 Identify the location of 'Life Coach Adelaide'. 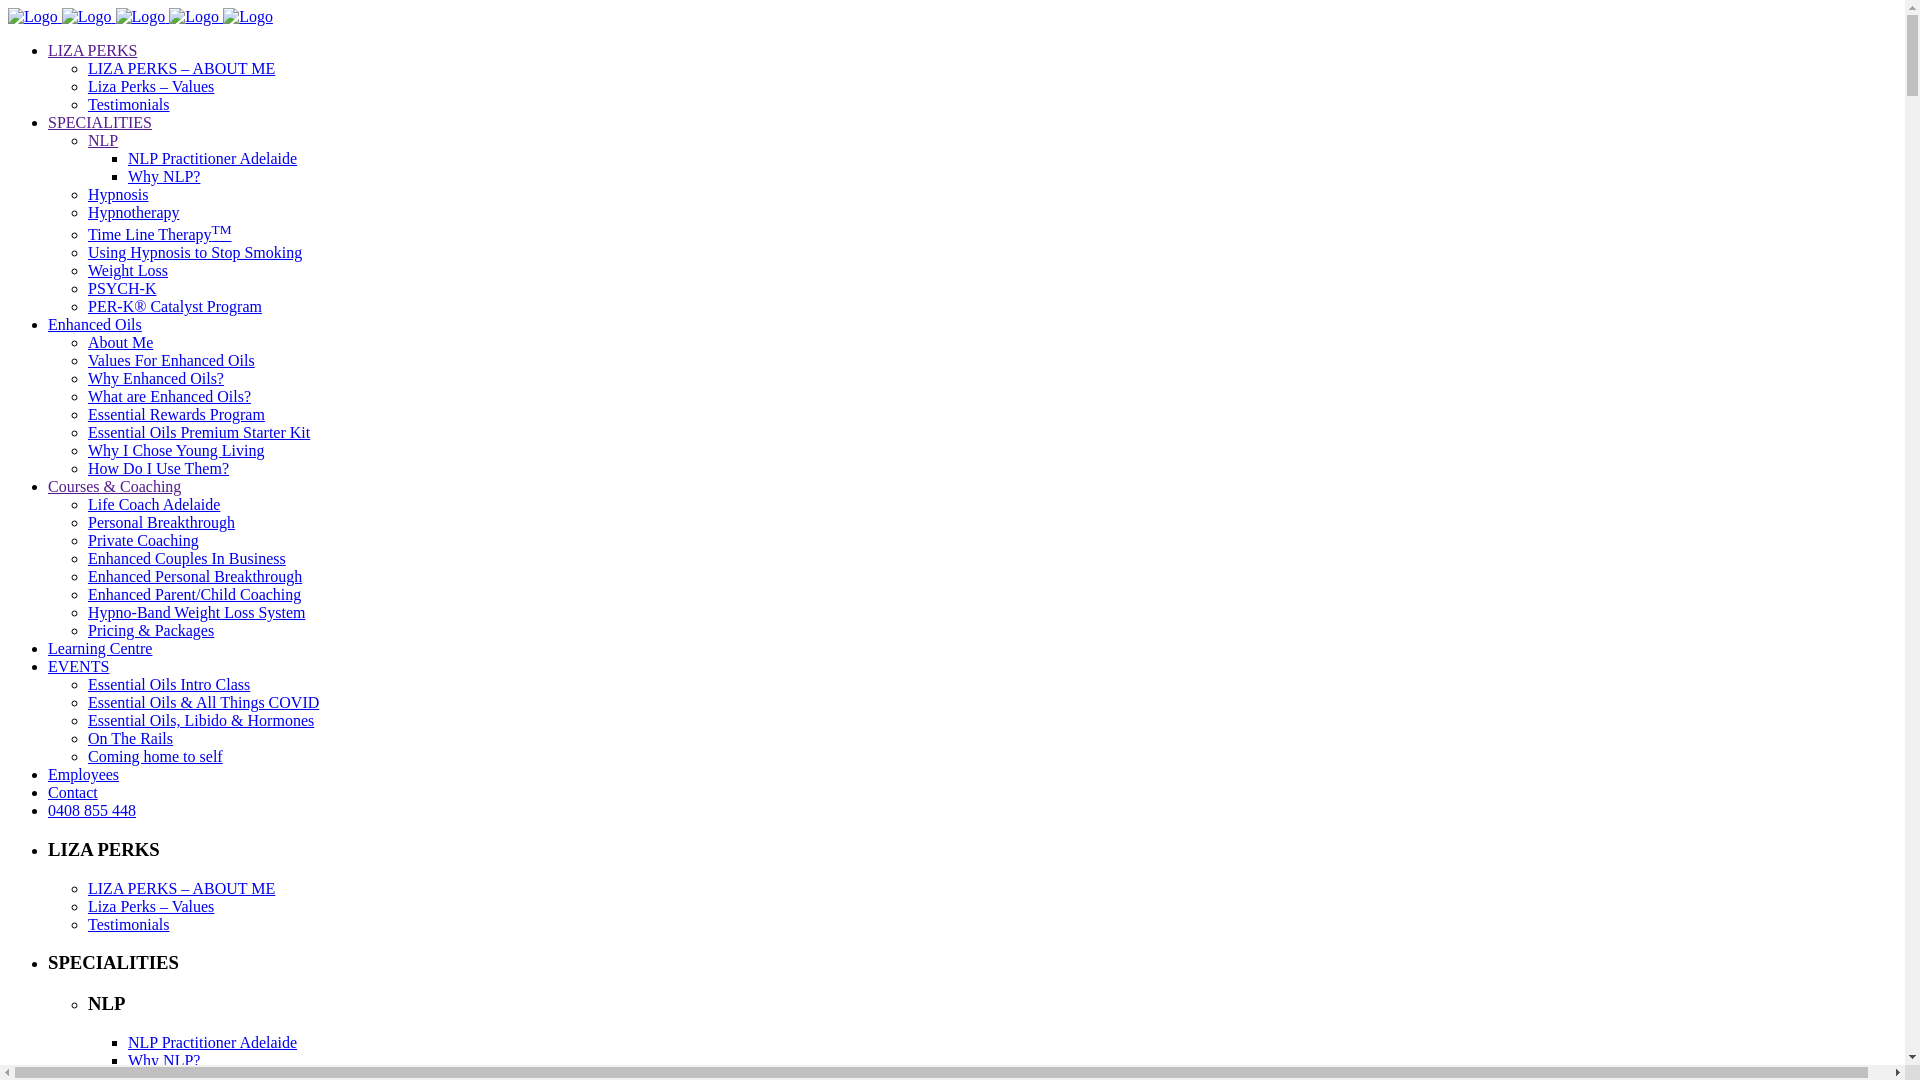
(152, 503).